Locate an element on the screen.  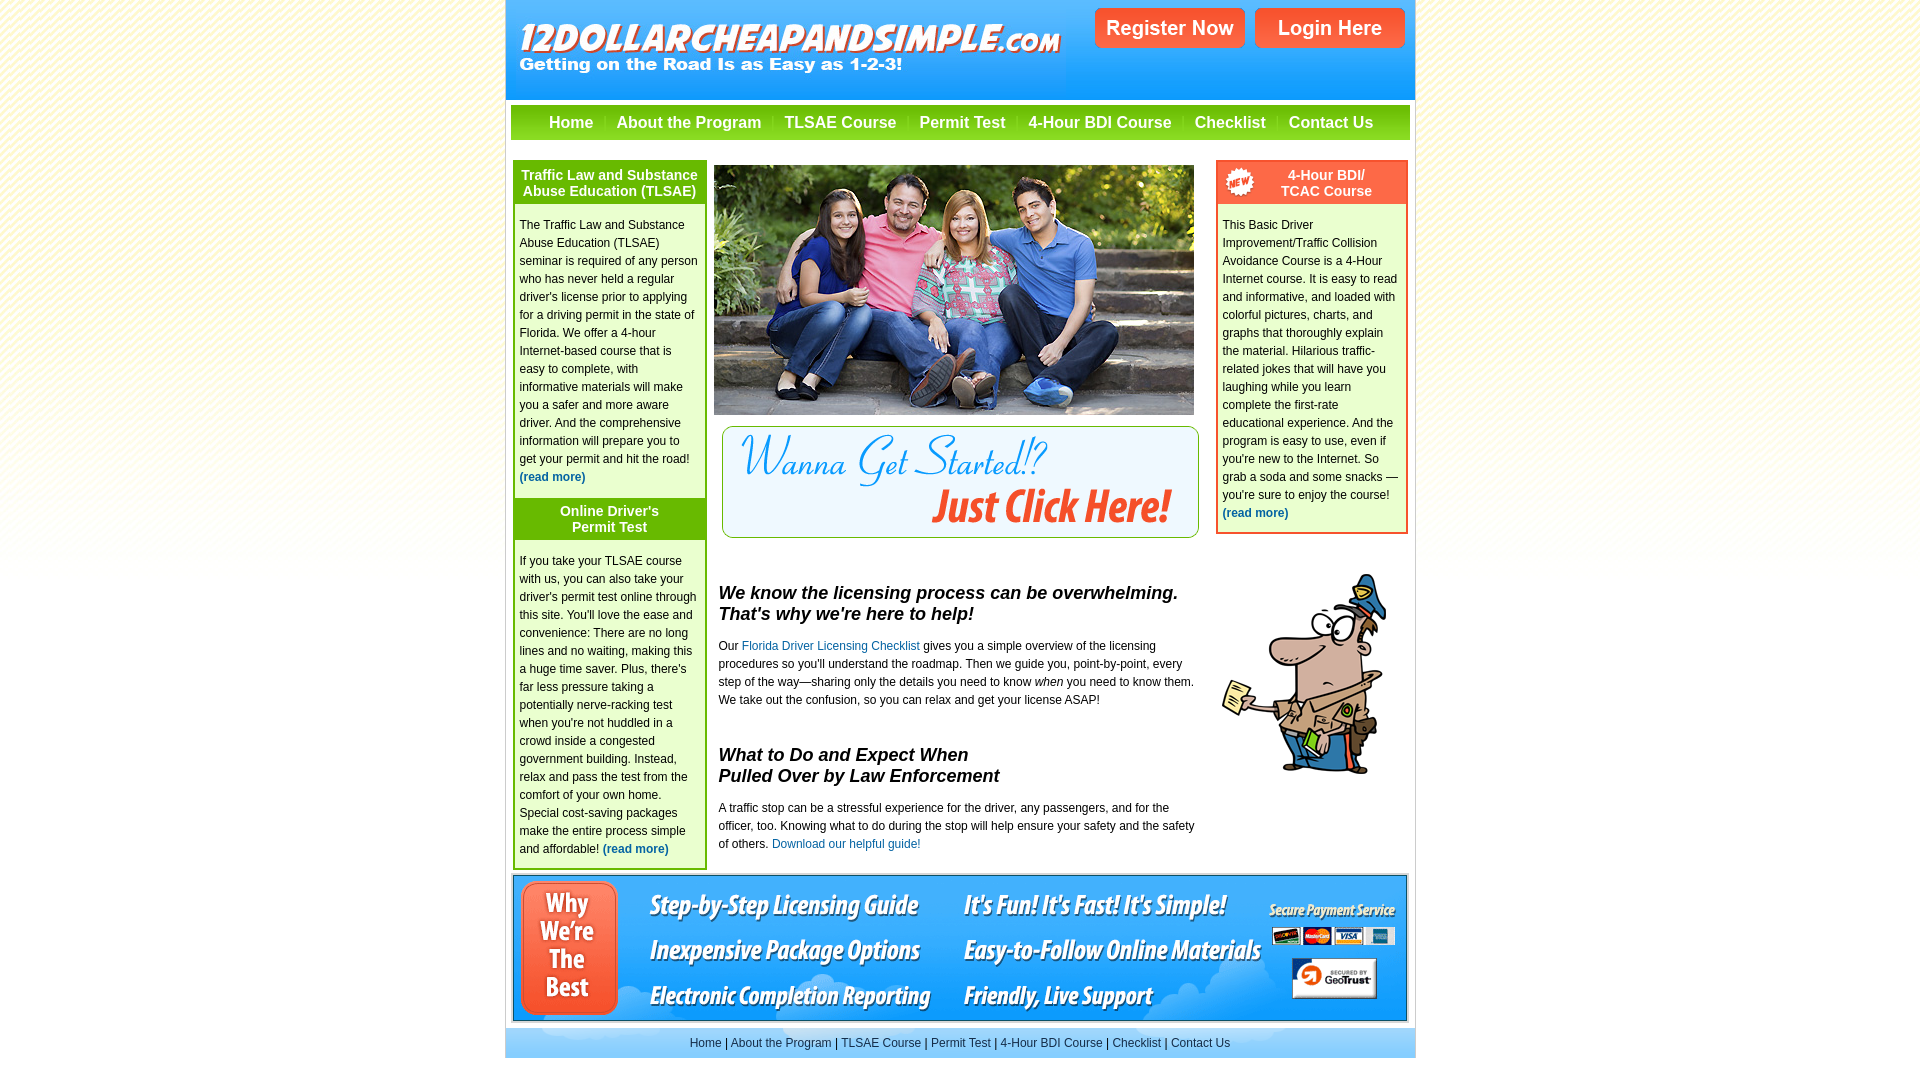
'4-Hour BDI Course' is located at coordinates (1099, 122).